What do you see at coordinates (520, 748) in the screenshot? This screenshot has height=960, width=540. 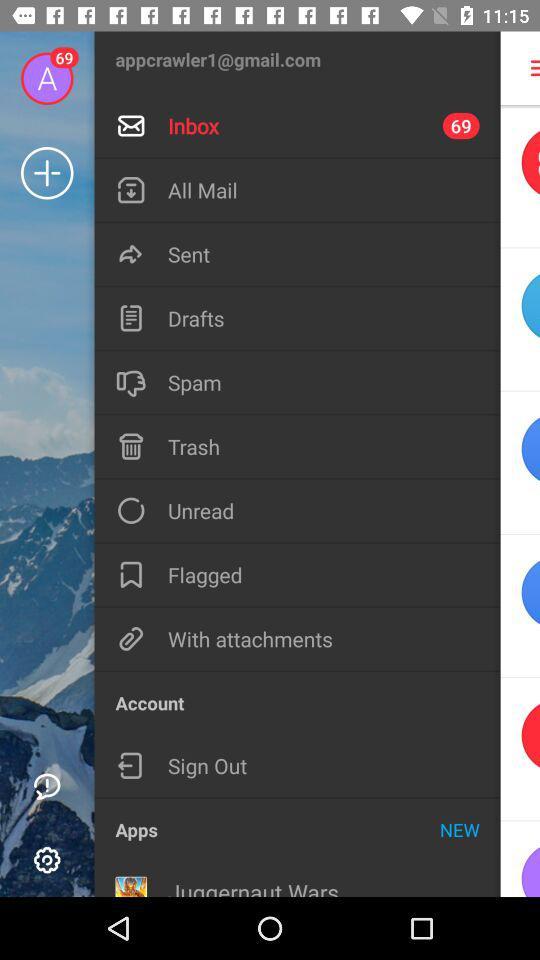 I see `the arrow_backward icon` at bounding box center [520, 748].